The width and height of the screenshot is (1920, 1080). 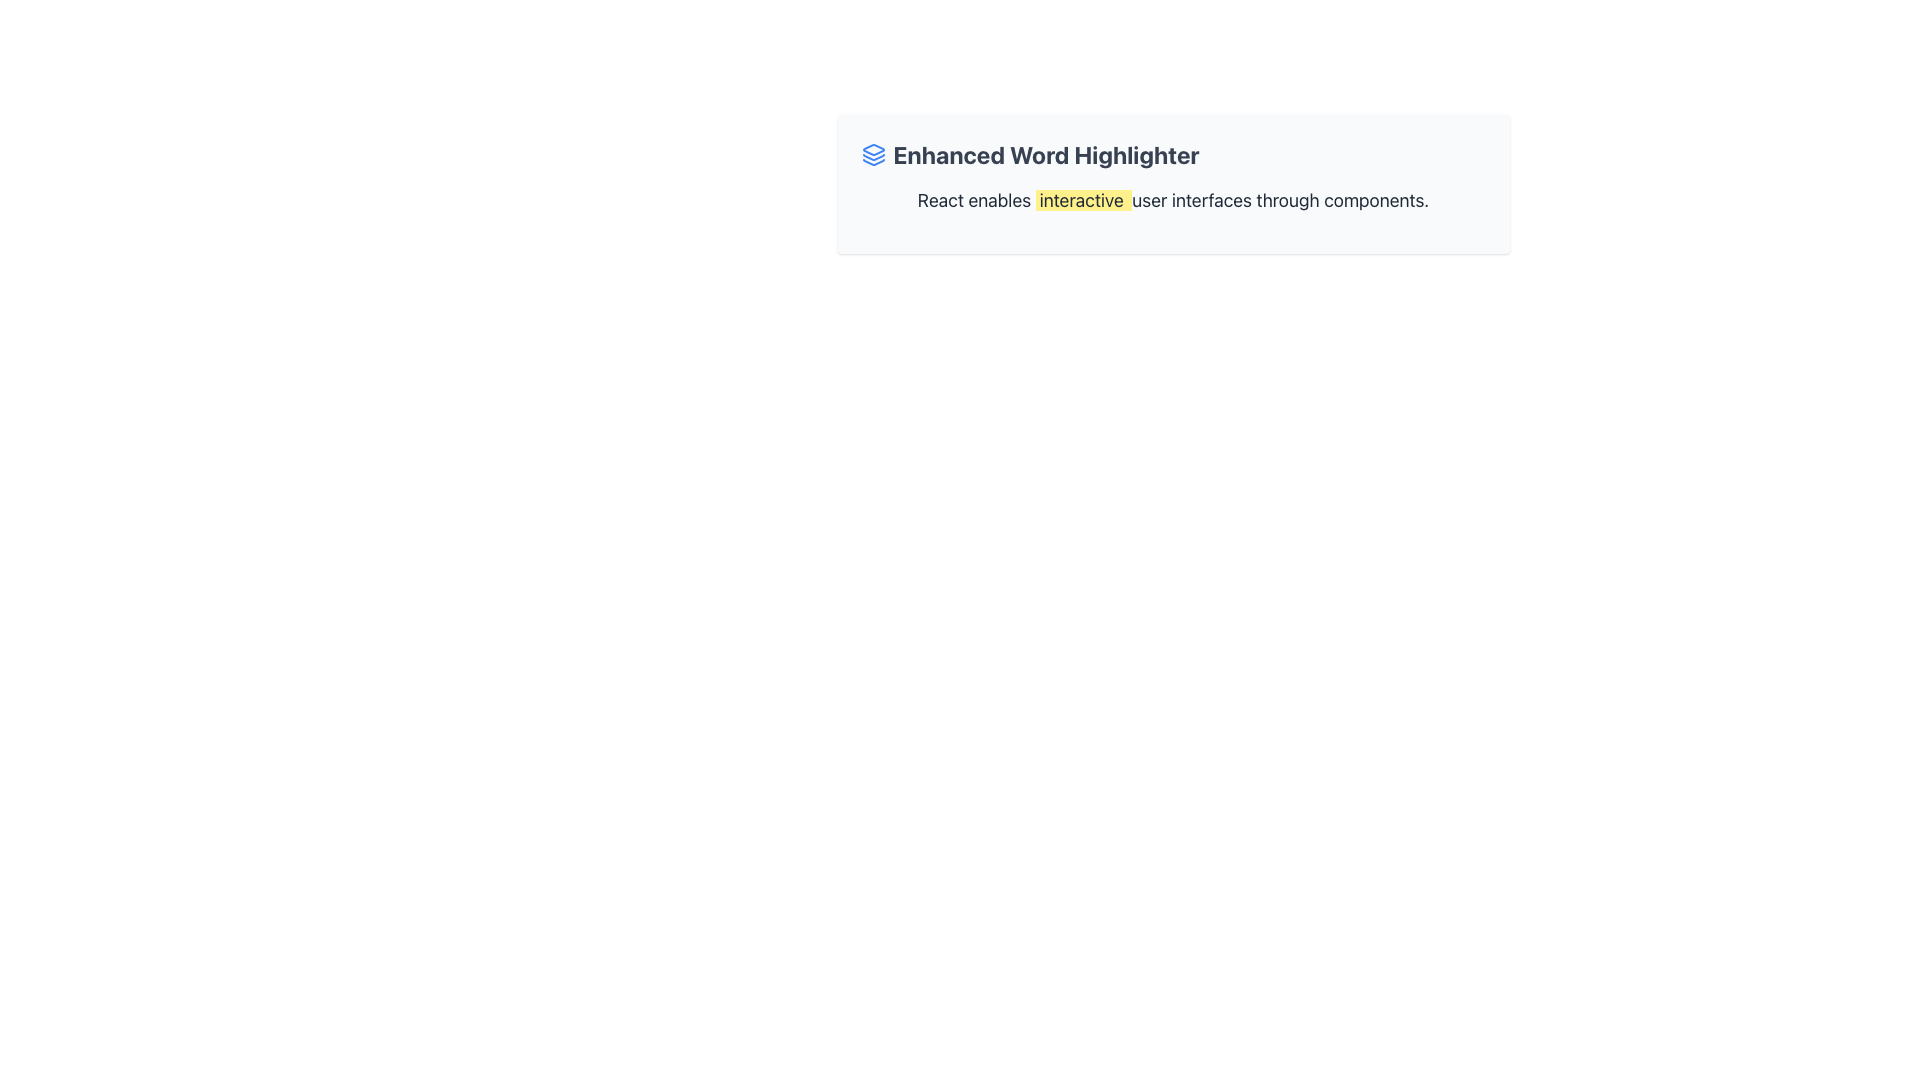 What do you see at coordinates (1173, 200) in the screenshot?
I see `the informational text element that displays capabilities of React, located below the title 'Enhanced Word Highlighter' in a centered card layout` at bounding box center [1173, 200].